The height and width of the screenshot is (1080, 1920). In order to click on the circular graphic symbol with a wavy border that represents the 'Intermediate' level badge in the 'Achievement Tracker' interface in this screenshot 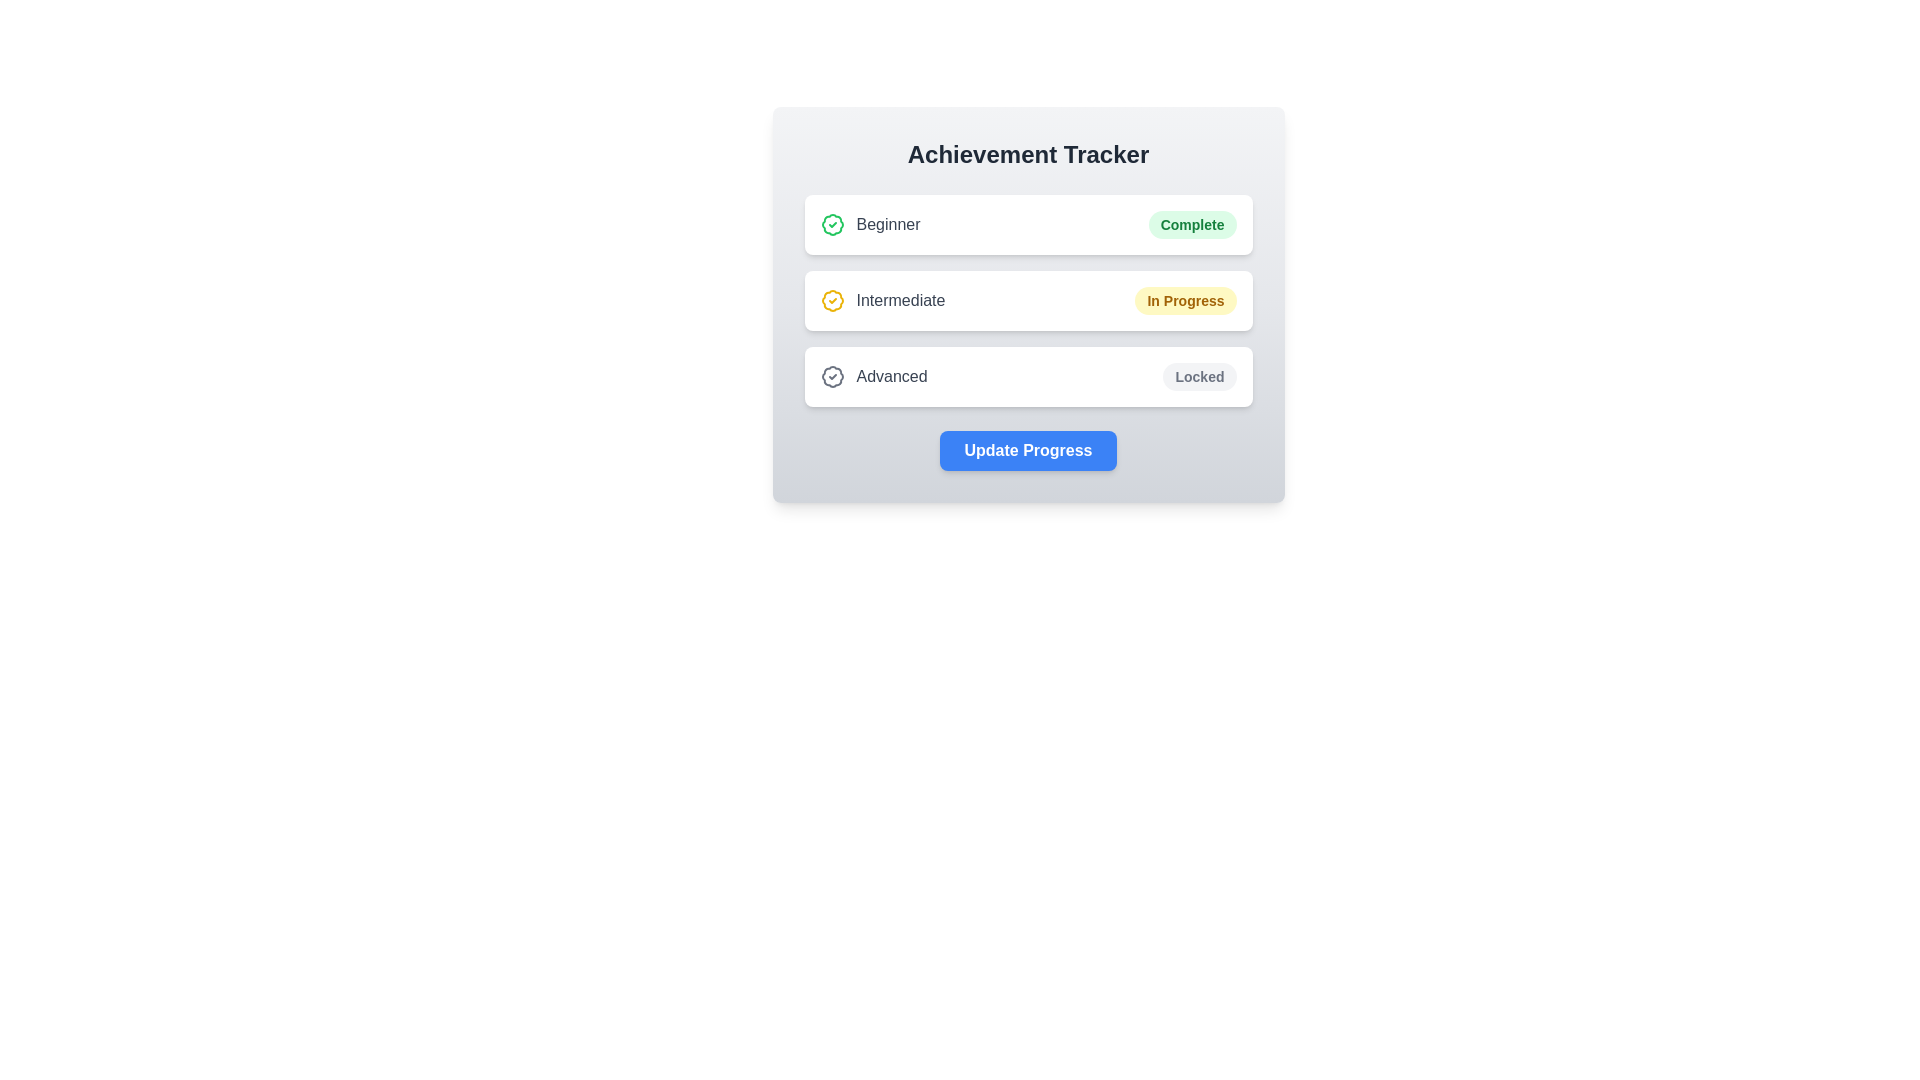, I will do `click(832, 300)`.